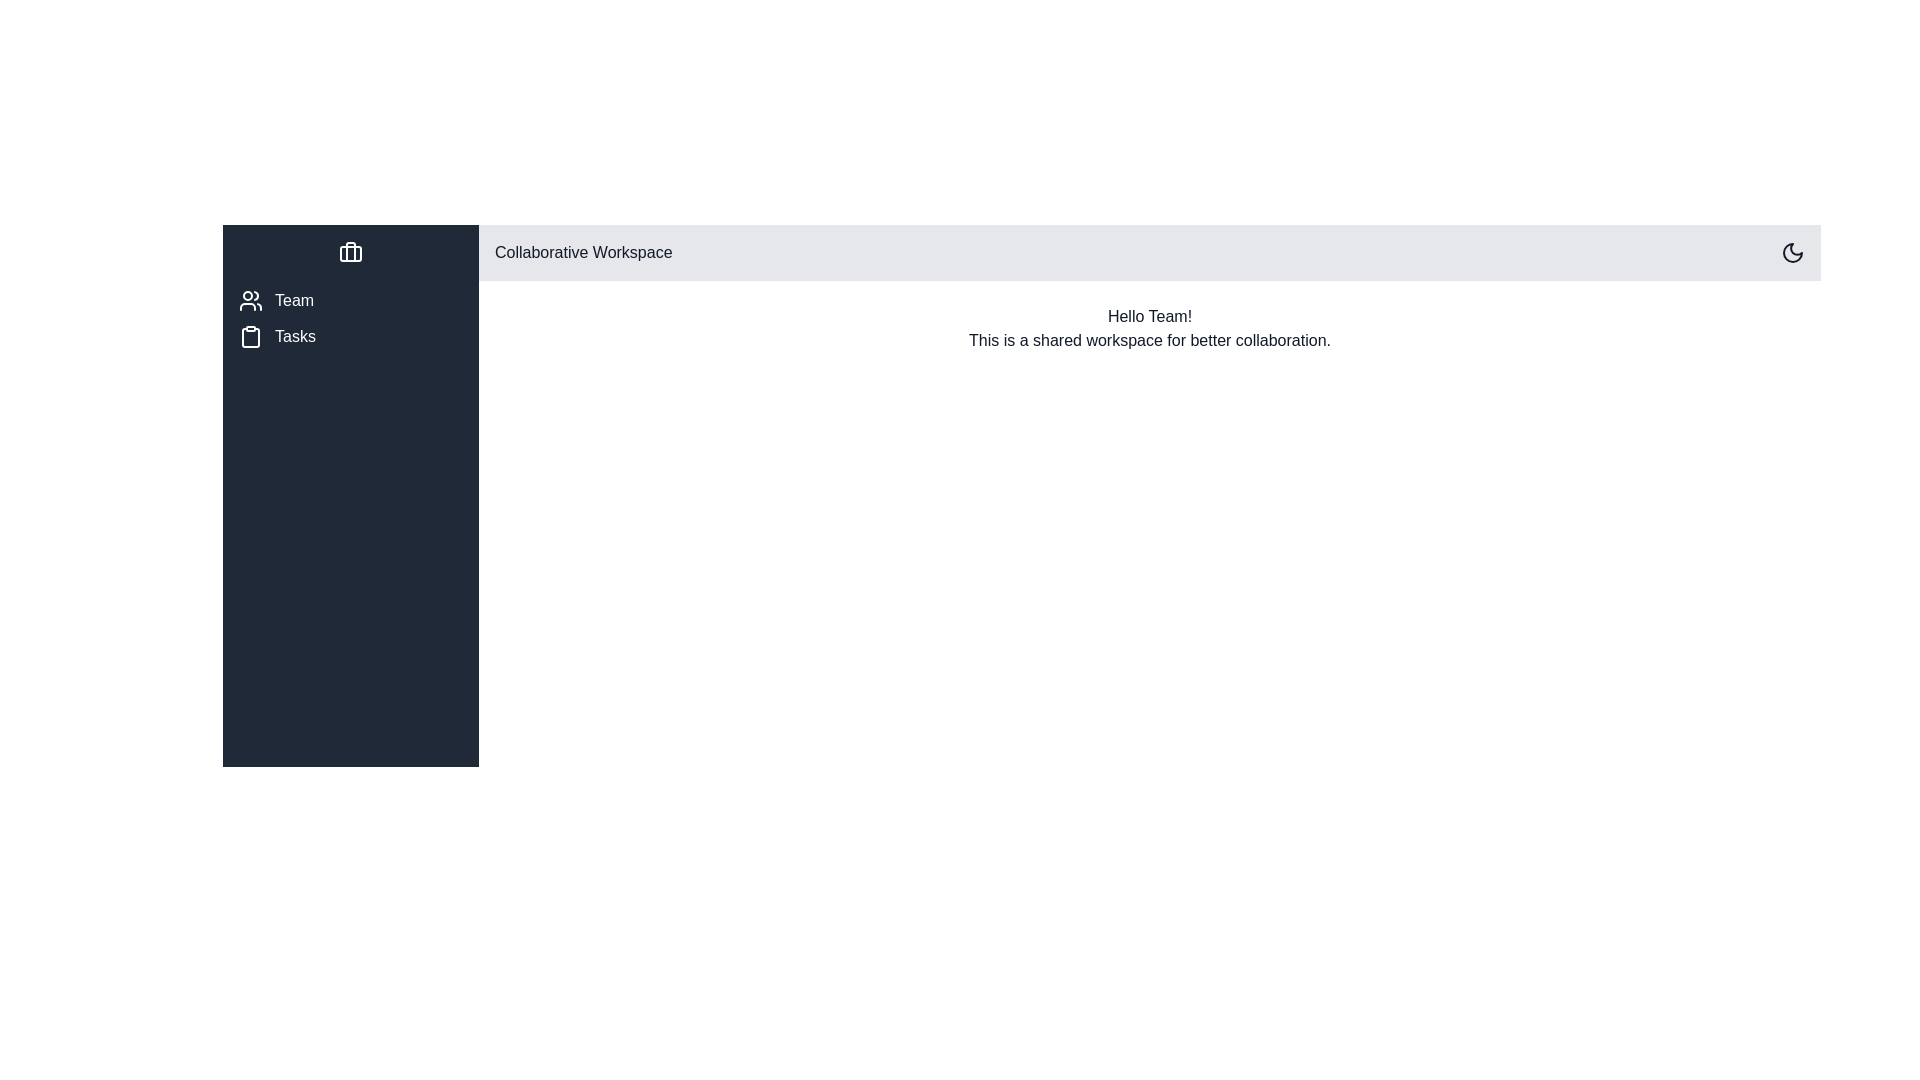 The height and width of the screenshot is (1080, 1920). Describe the element at coordinates (350, 335) in the screenshot. I see `the 'Tasks' menu item in the navigation sidebar` at that location.